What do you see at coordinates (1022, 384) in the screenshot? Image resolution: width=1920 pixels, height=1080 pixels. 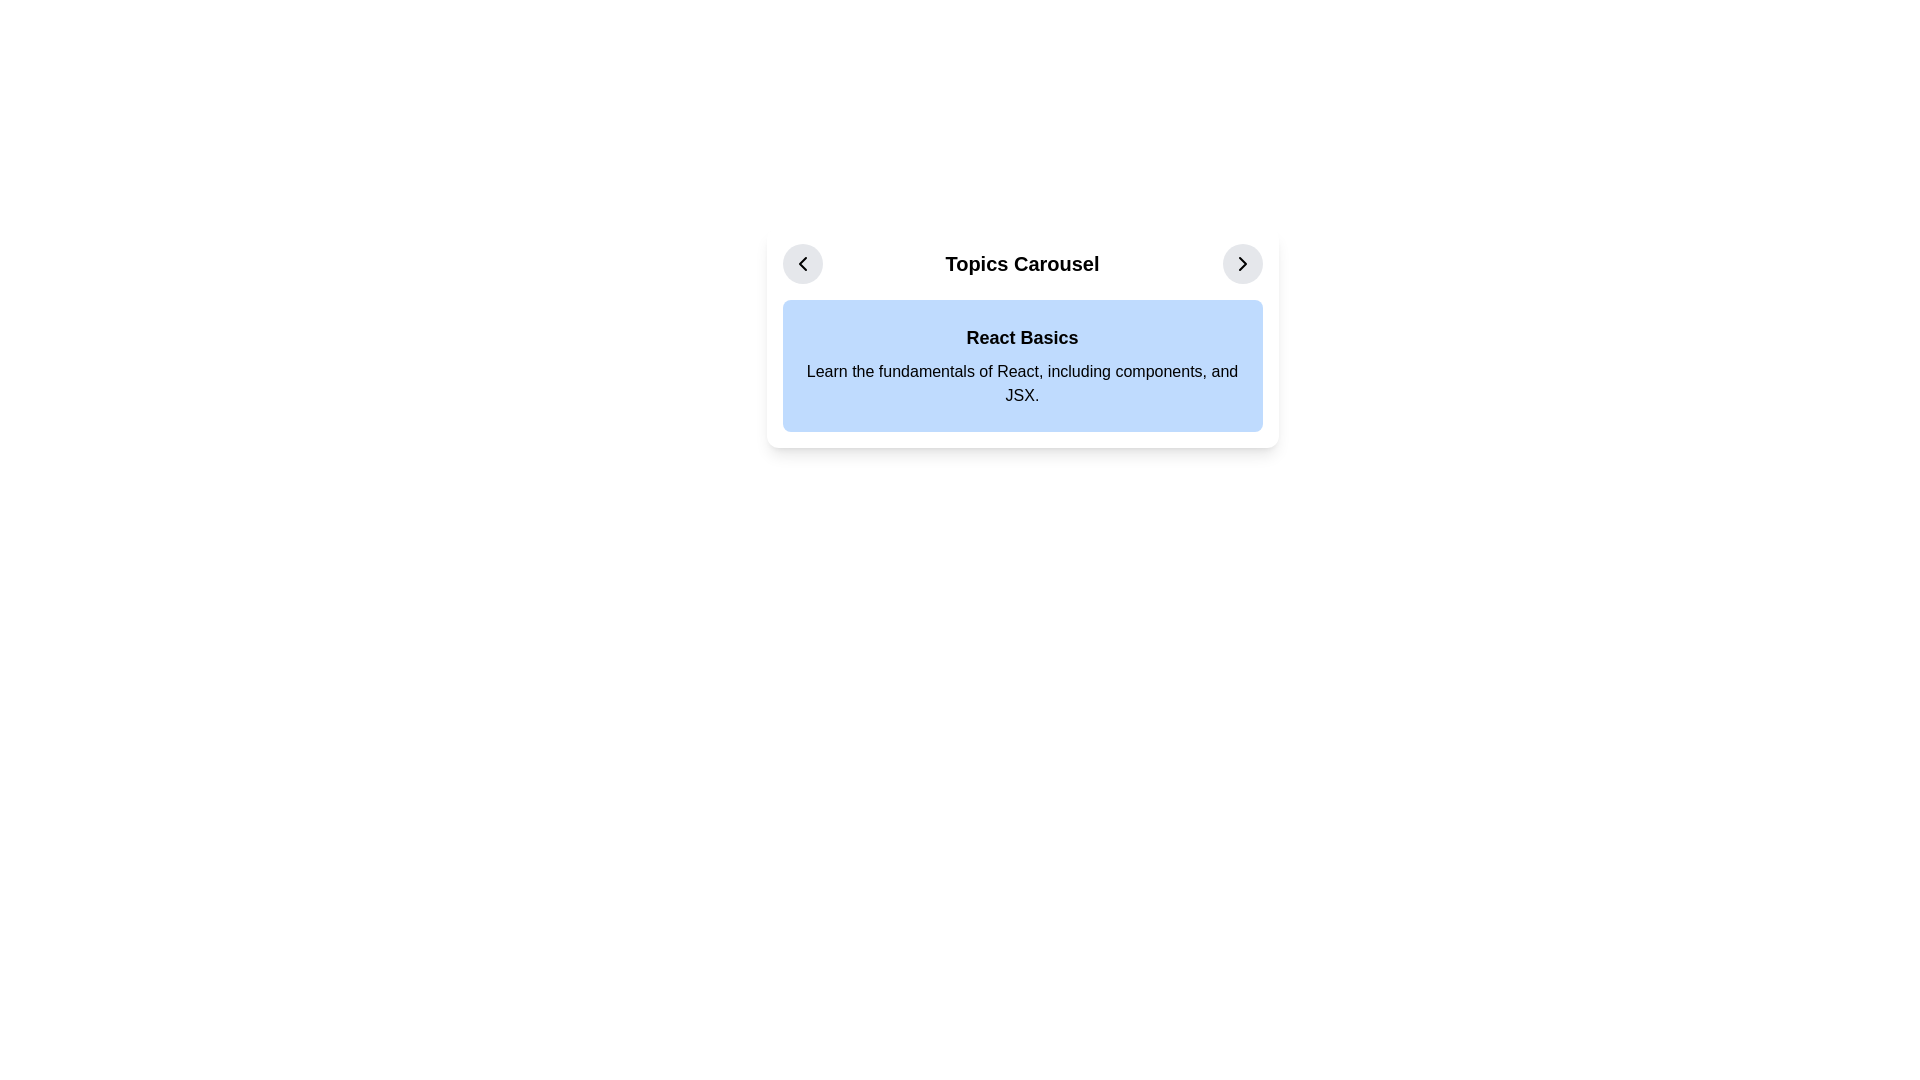 I see `the text block that contains the phrase 'Learn the fundamentals of React, including components, and JSX.' located below the title 'React Basics' within a light blue section` at bounding box center [1022, 384].